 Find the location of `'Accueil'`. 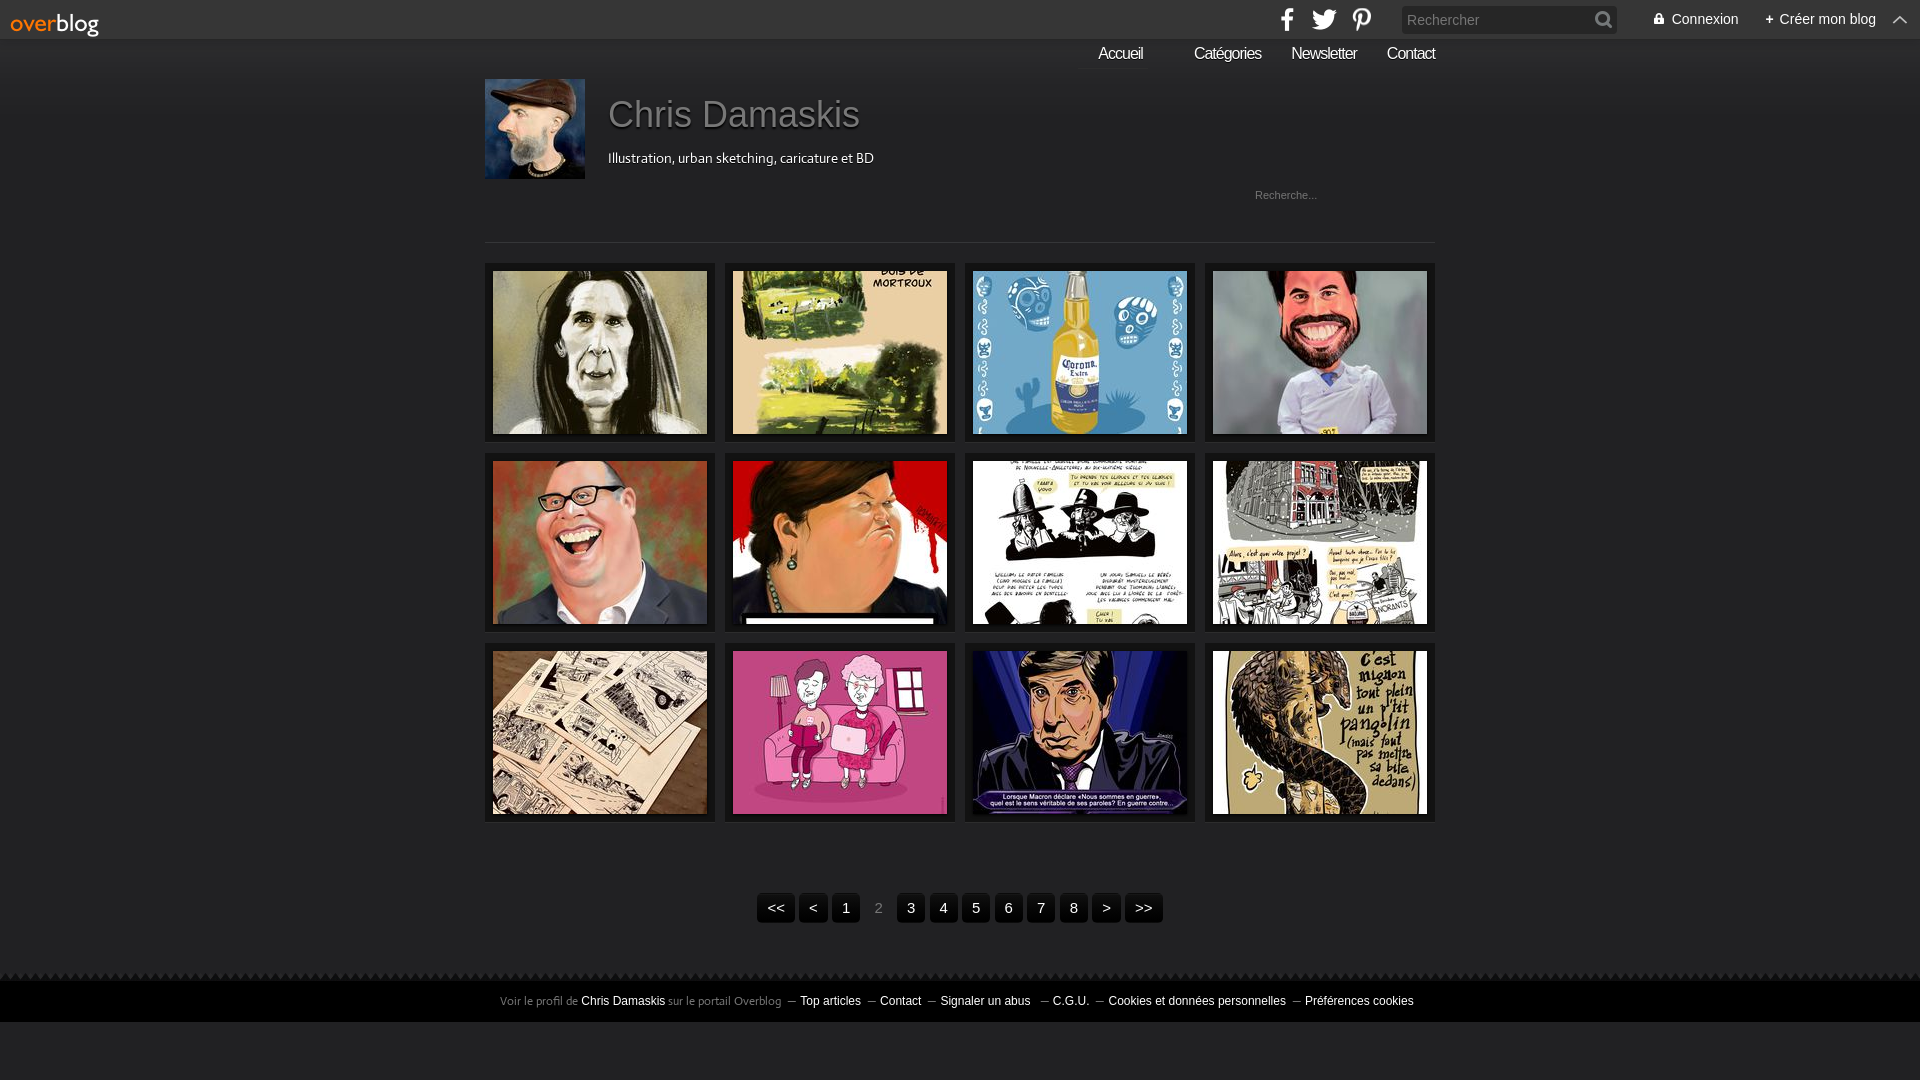

'Accueil' is located at coordinates (1112, 53).